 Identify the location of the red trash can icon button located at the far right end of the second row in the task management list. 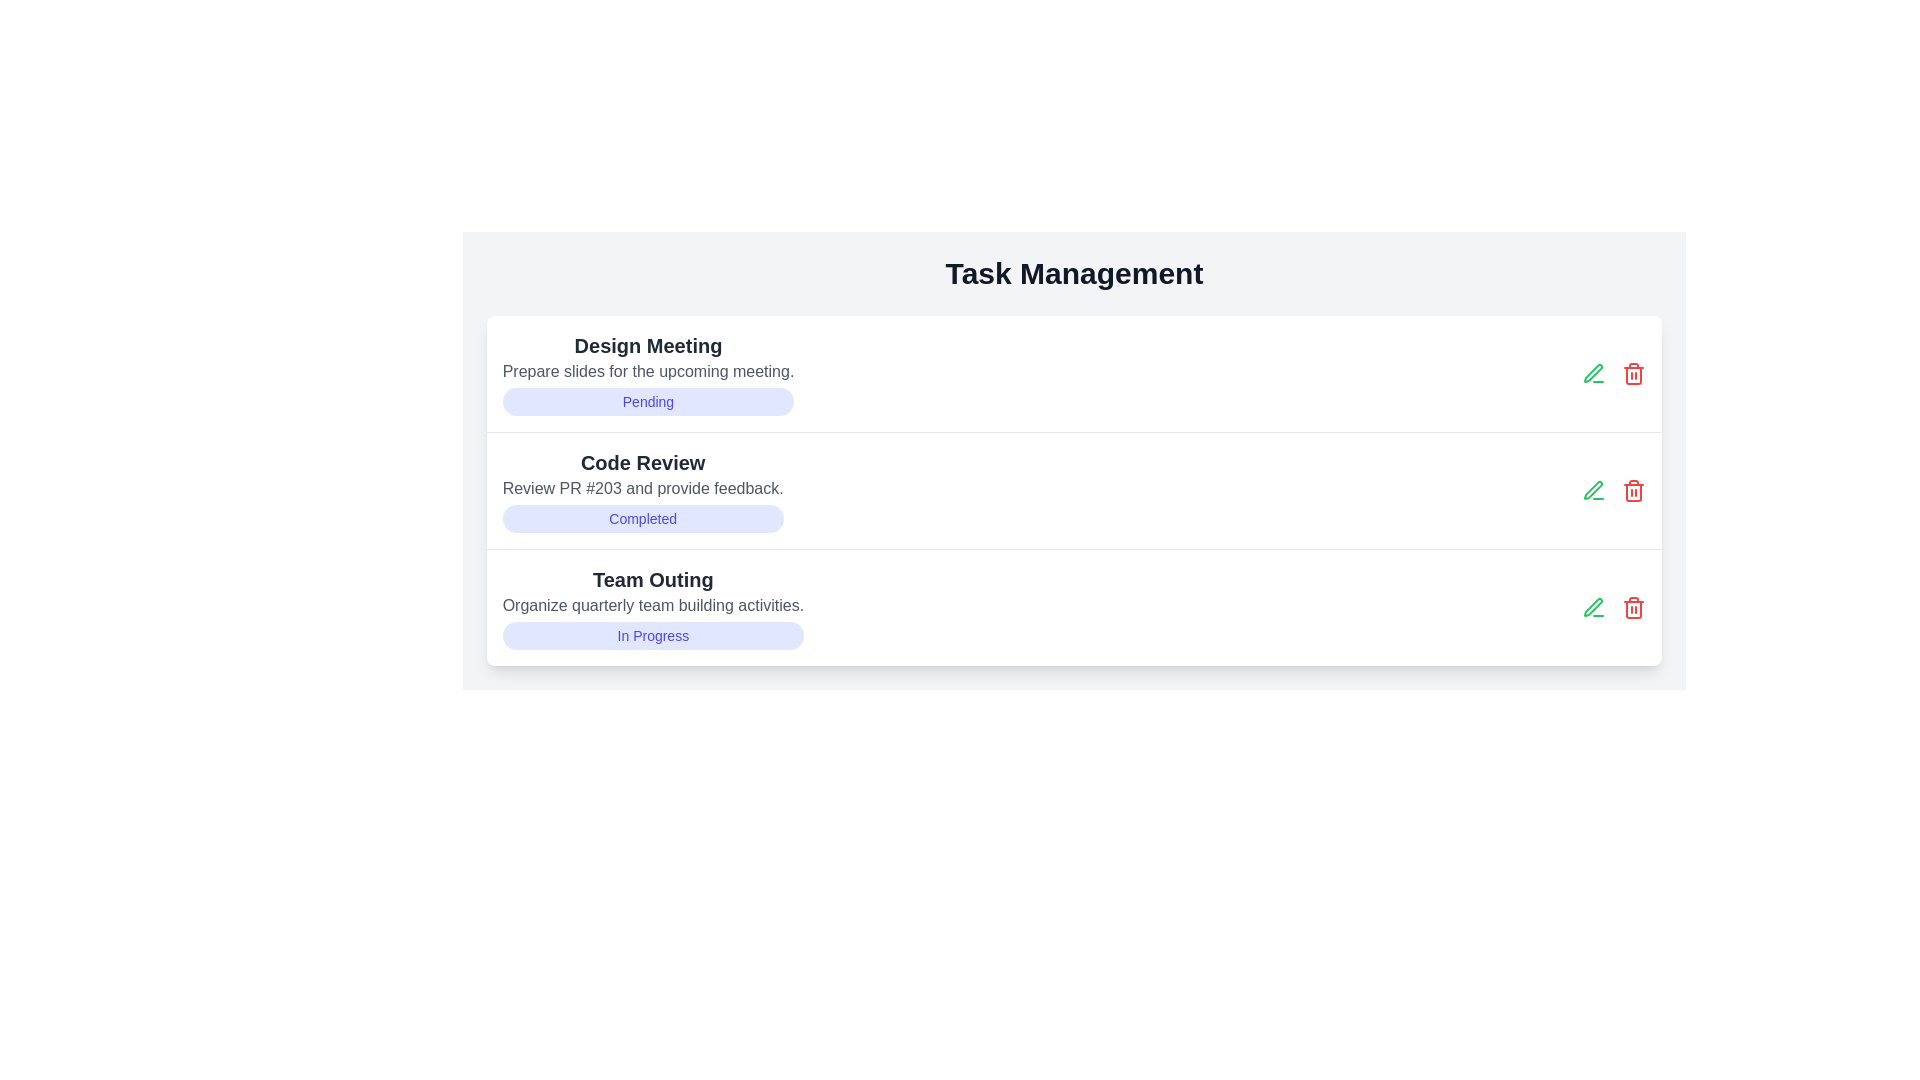
(1634, 374).